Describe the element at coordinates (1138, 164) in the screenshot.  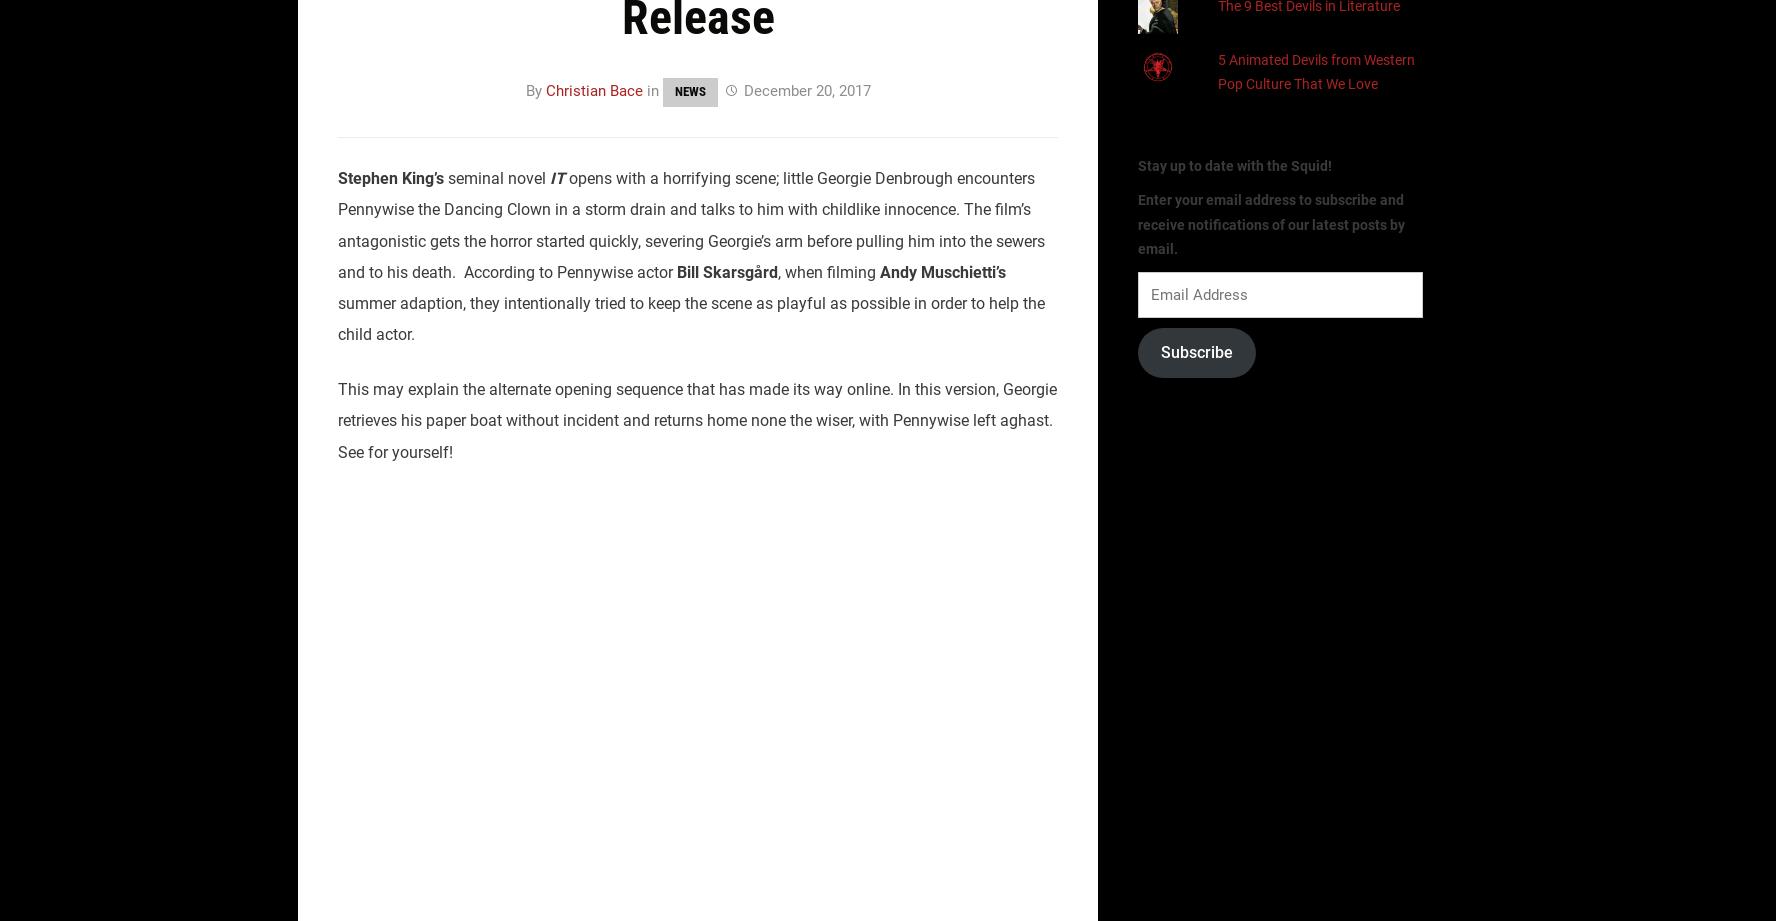
I see `'Stay up to date with the Squid!'` at that location.